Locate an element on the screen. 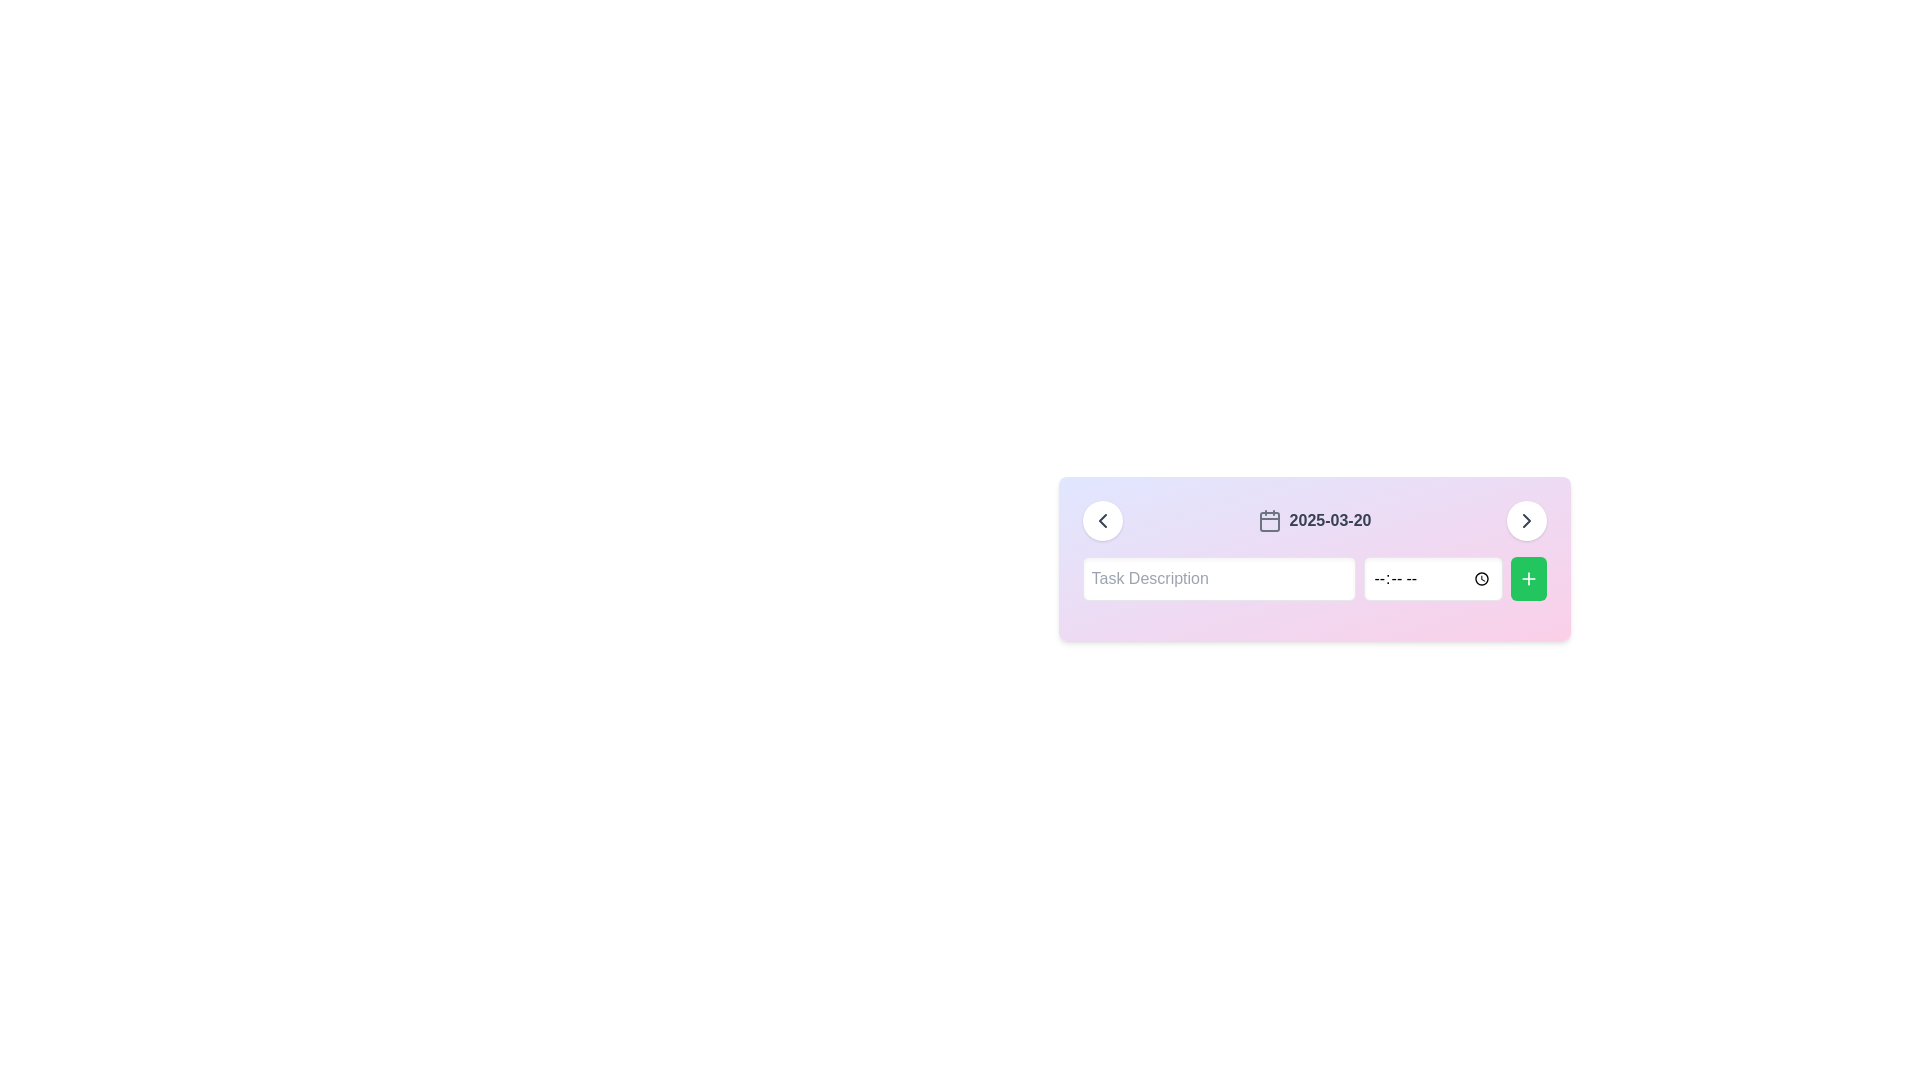  the Date Selector Component displaying the date '2025-03-20', which is centrally positioned with navigation buttons on either side is located at coordinates (1314, 519).